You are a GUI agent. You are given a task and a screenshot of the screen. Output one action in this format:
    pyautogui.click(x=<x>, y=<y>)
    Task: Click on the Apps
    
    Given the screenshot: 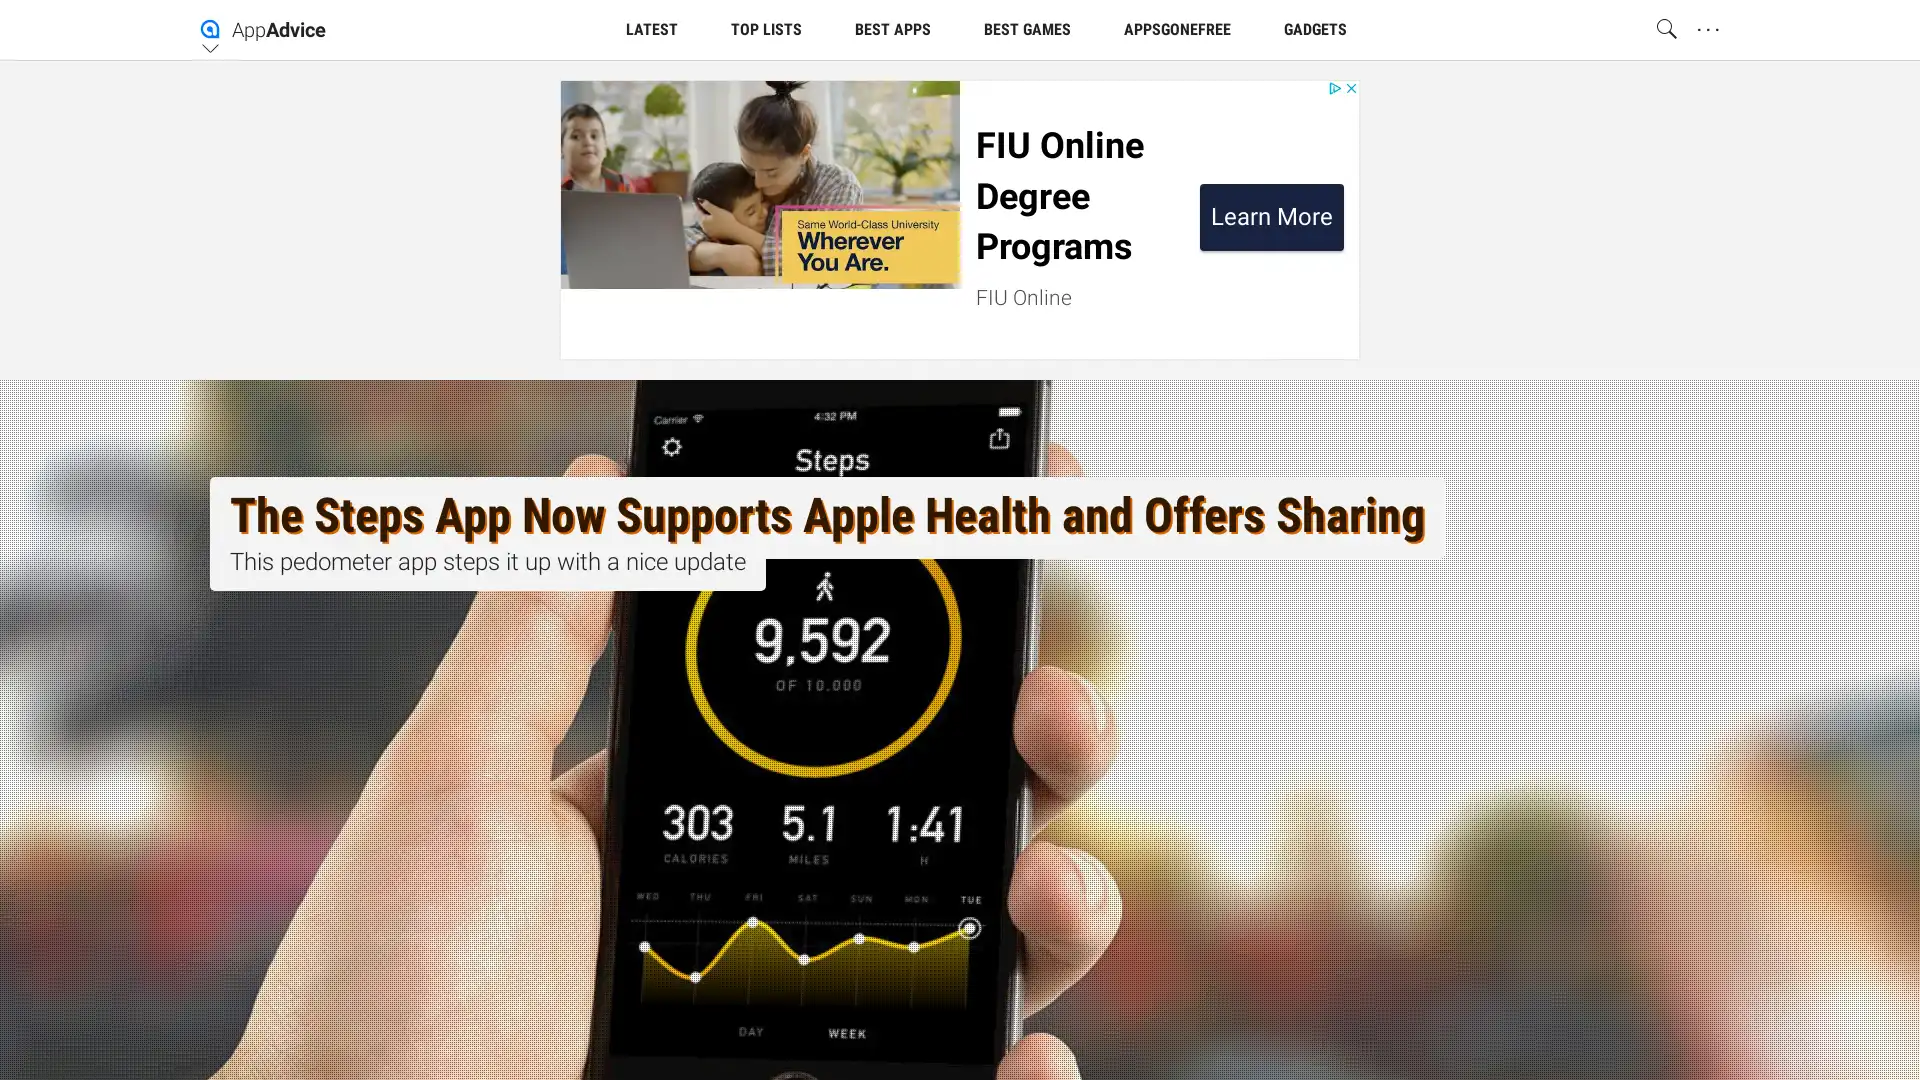 What is the action you would take?
    pyautogui.click(x=1124, y=188)
    